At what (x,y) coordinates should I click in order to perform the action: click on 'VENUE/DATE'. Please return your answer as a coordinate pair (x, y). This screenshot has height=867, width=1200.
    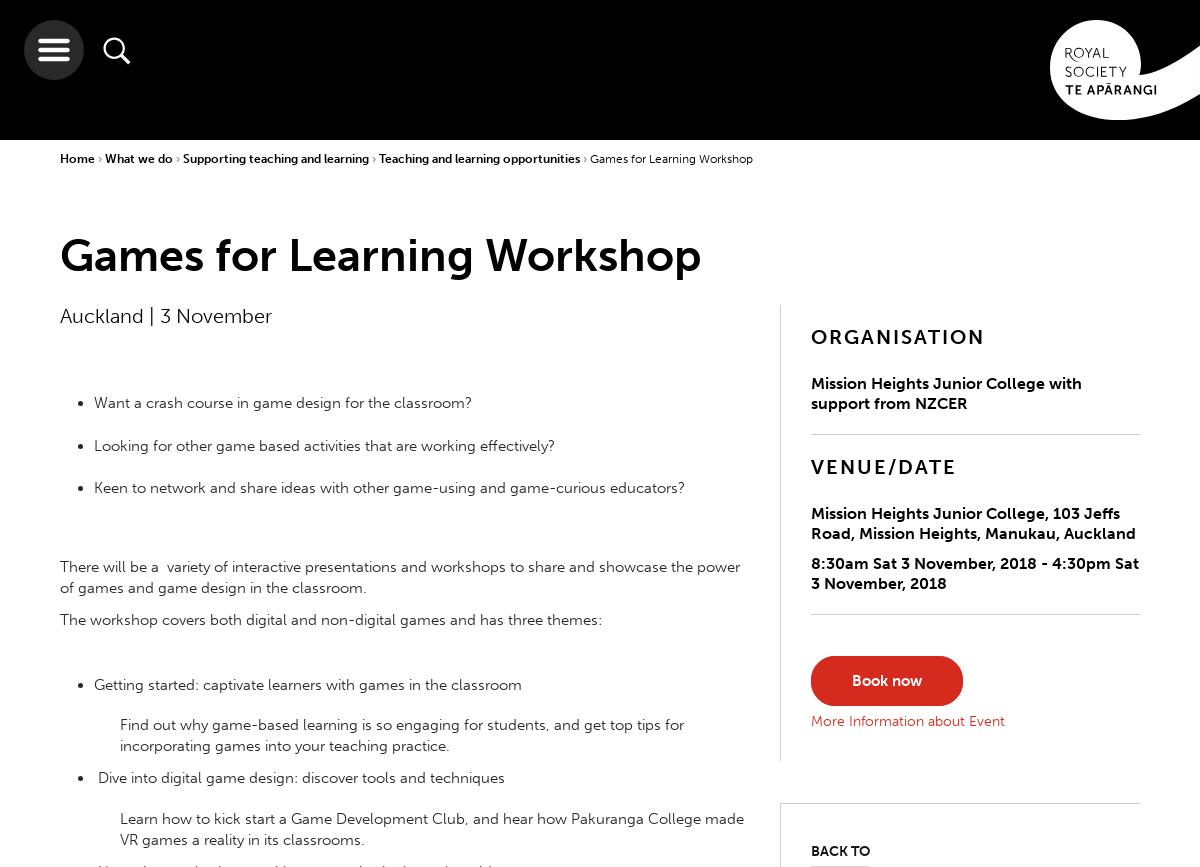
    Looking at the image, I should click on (809, 465).